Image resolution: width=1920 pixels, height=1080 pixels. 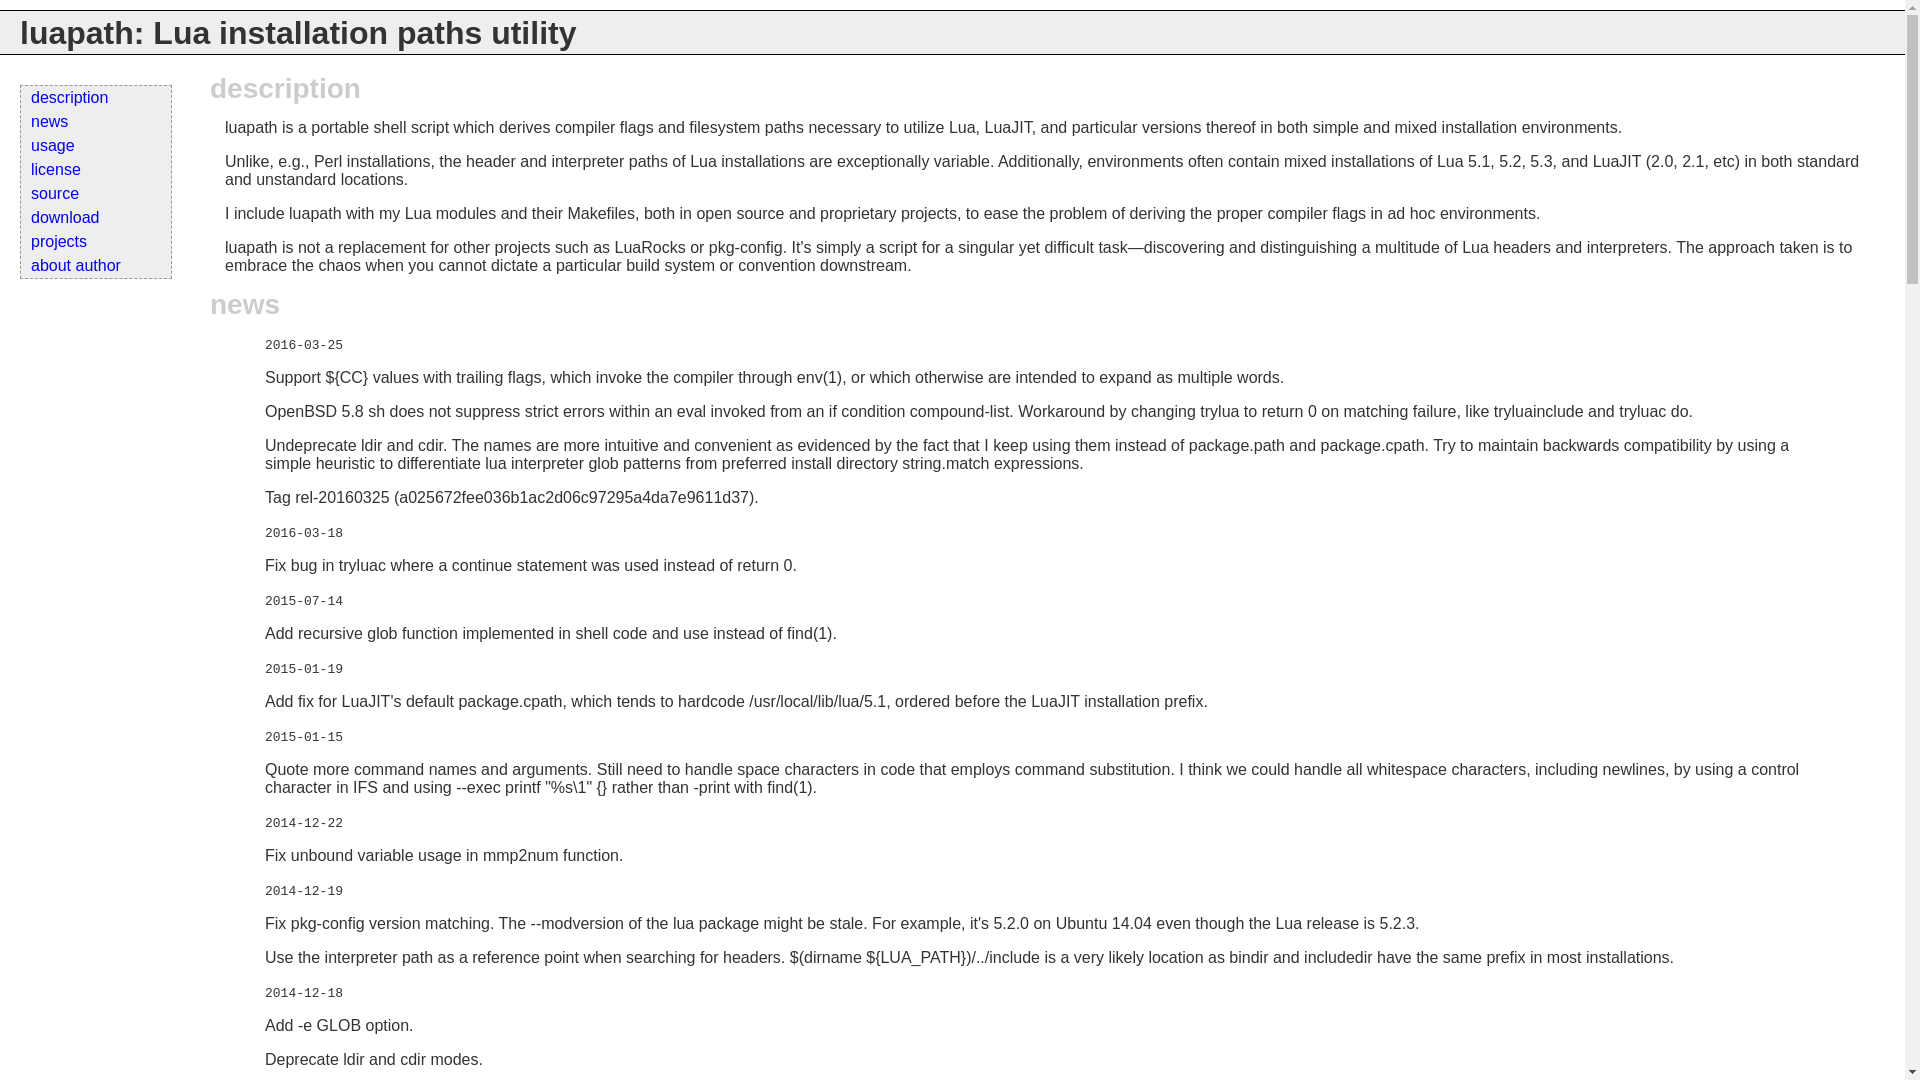 What do you see at coordinates (20, 218) in the screenshot?
I see `'download'` at bounding box center [20, 218].